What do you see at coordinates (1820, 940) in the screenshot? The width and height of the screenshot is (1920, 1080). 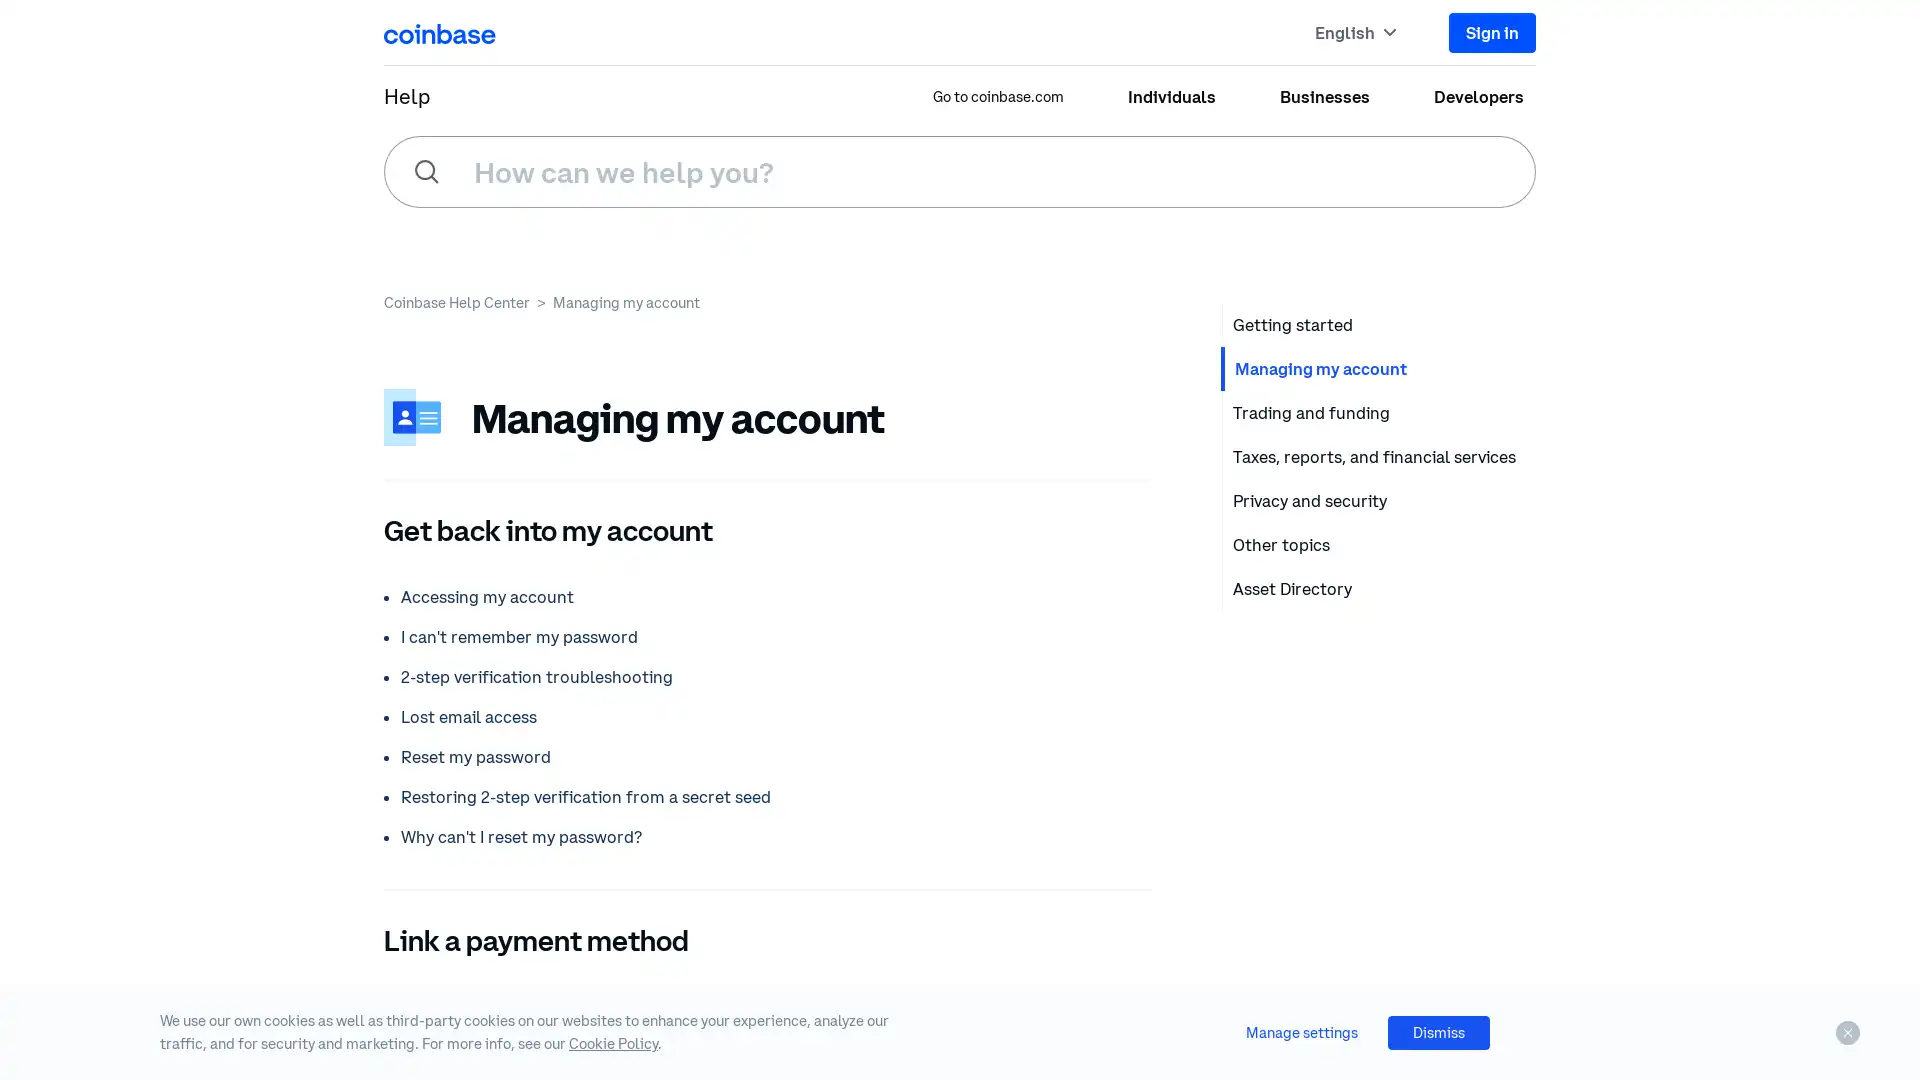 I see `Message Us` at bounding box center [1820, 940].